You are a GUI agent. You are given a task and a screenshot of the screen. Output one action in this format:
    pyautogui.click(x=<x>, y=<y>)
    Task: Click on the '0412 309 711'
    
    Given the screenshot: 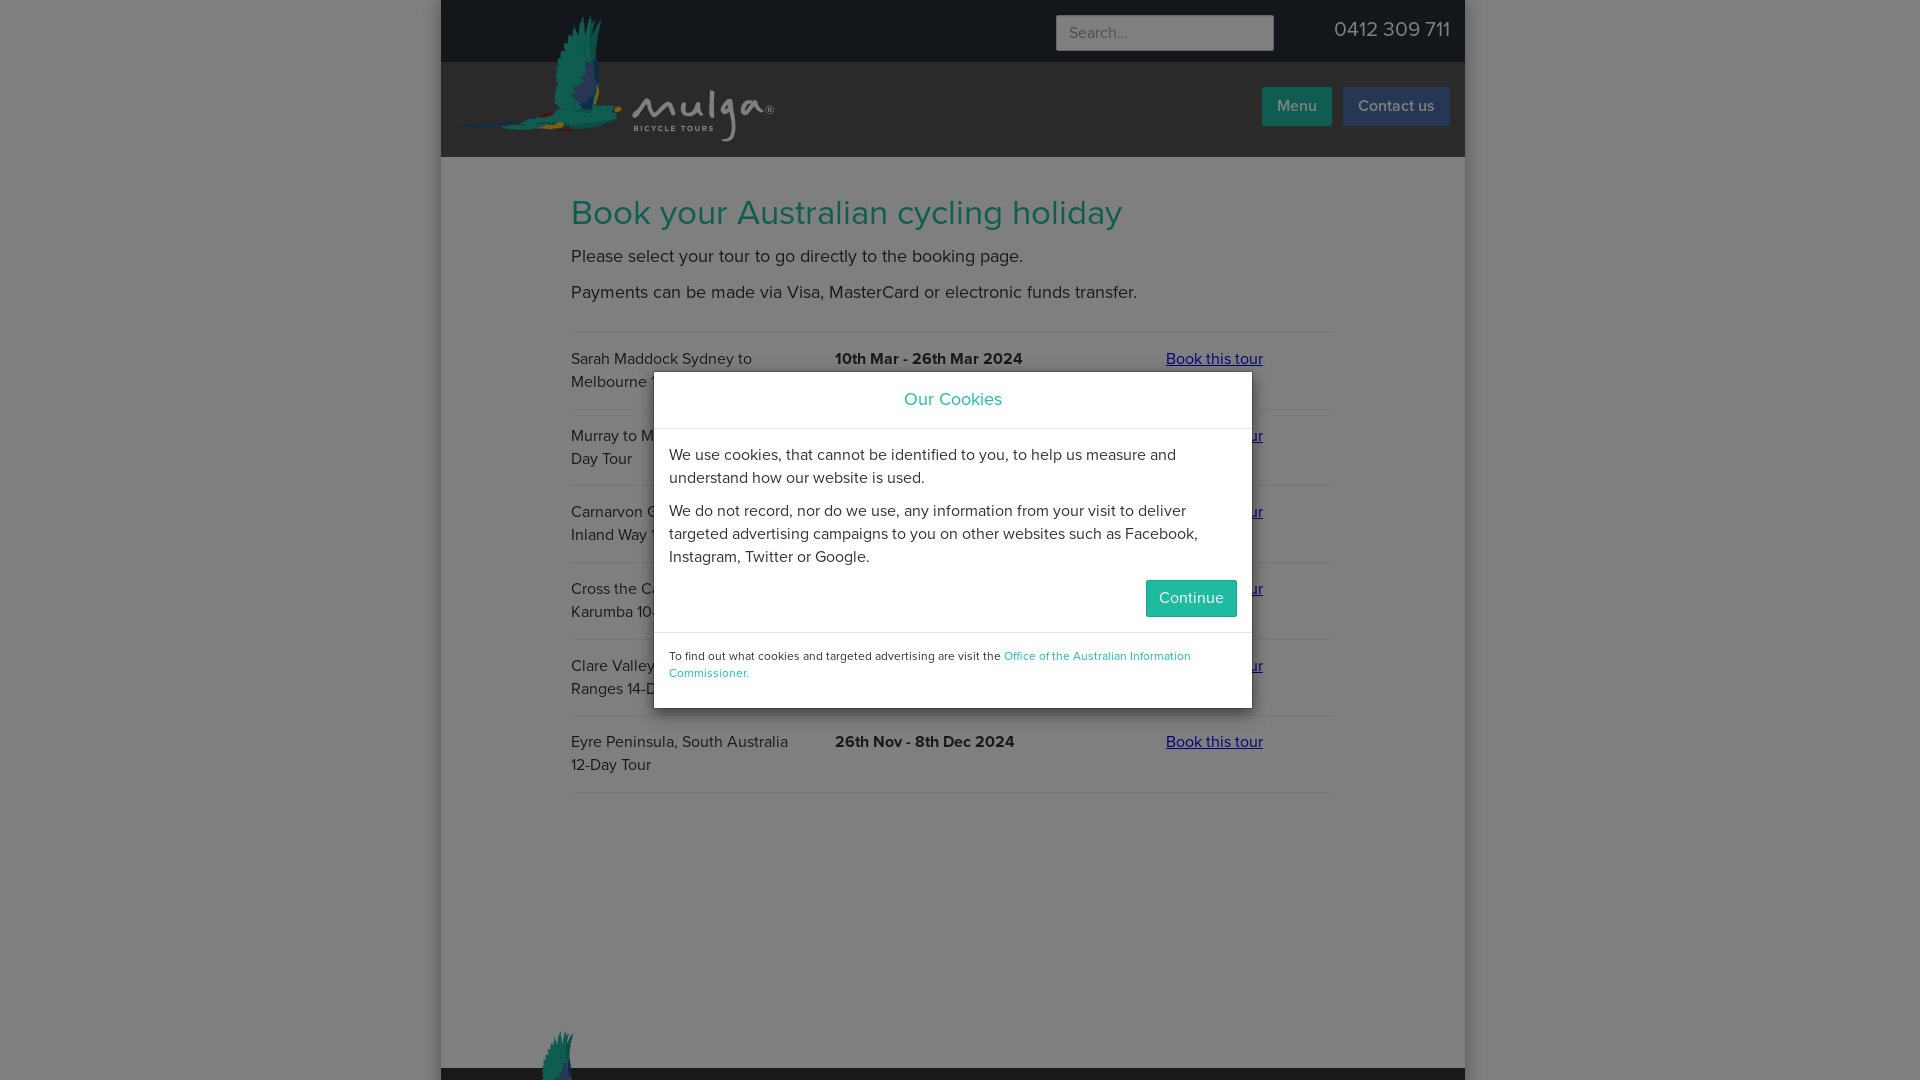 What is the action you would take?
    pyautogui.click(x=1334, y=29)
    